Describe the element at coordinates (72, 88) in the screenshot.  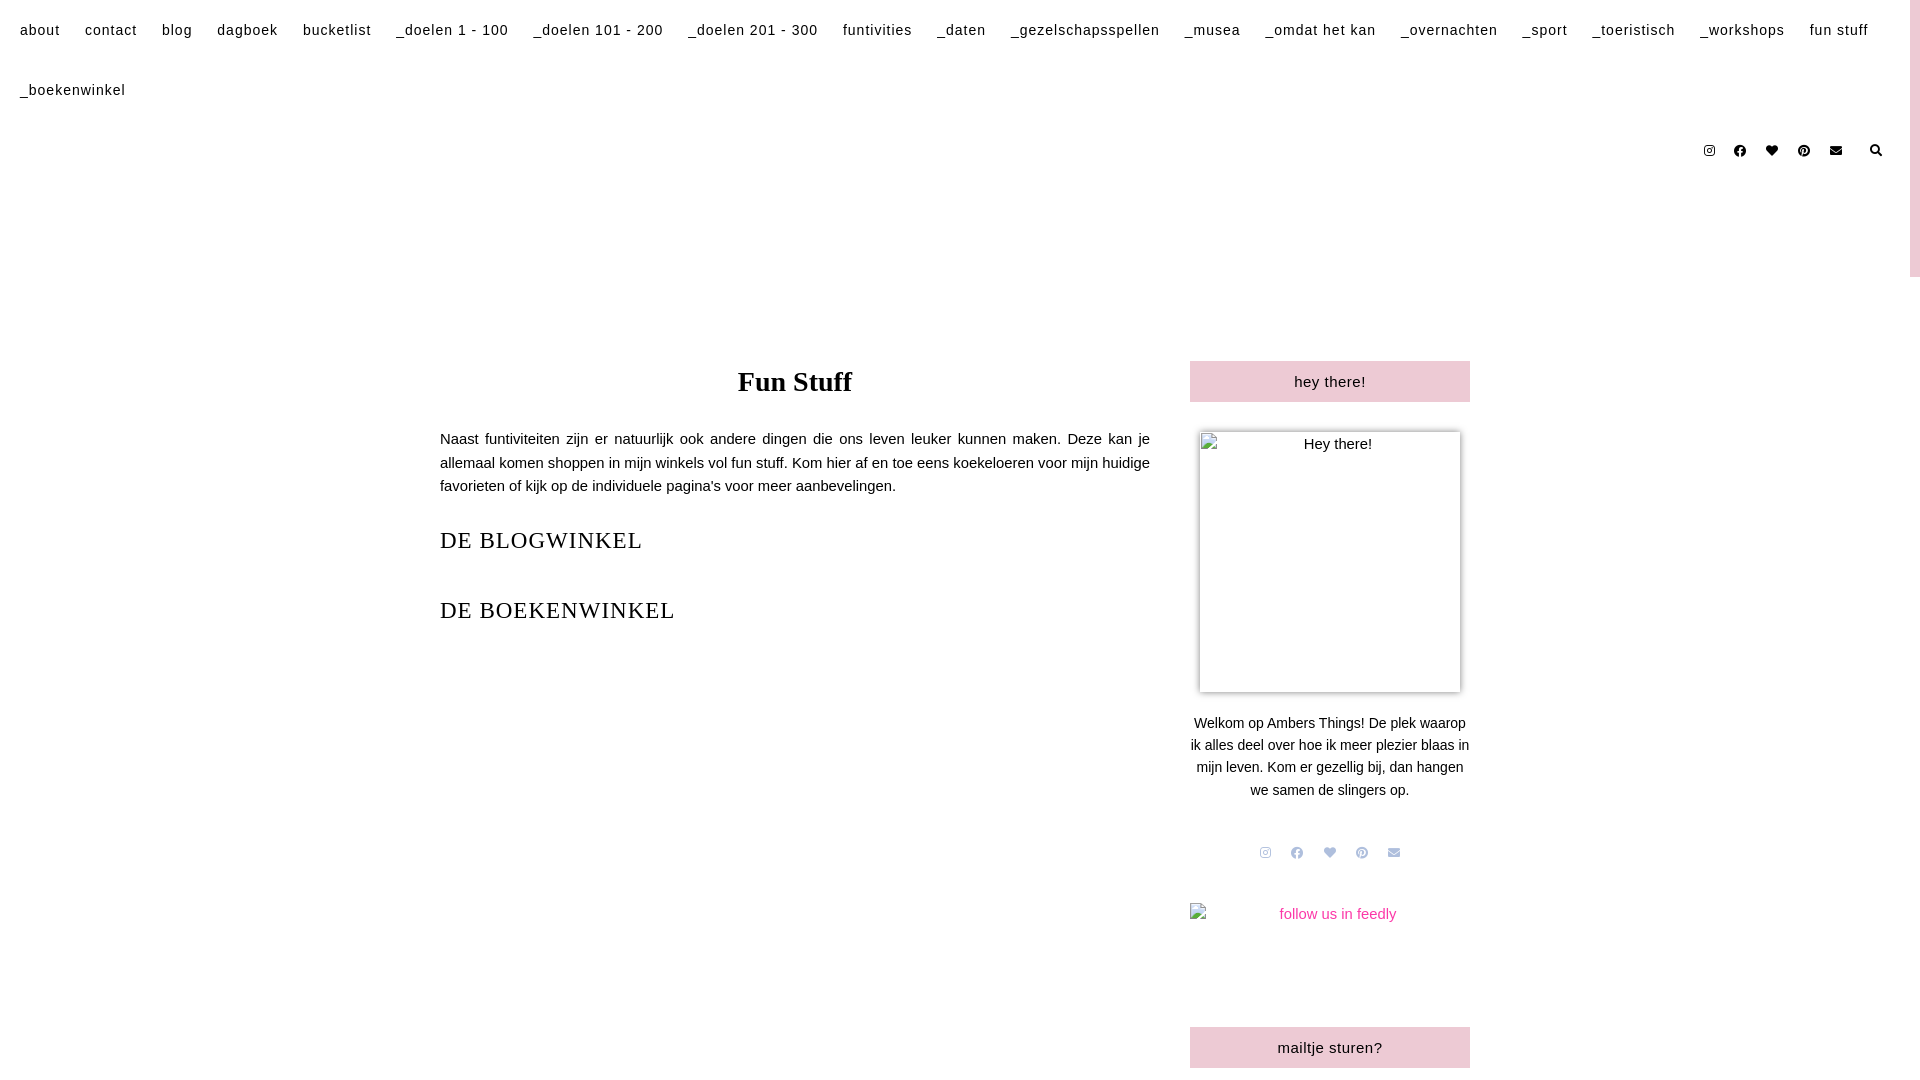
I see `'_boekenwinkel'` at that location.